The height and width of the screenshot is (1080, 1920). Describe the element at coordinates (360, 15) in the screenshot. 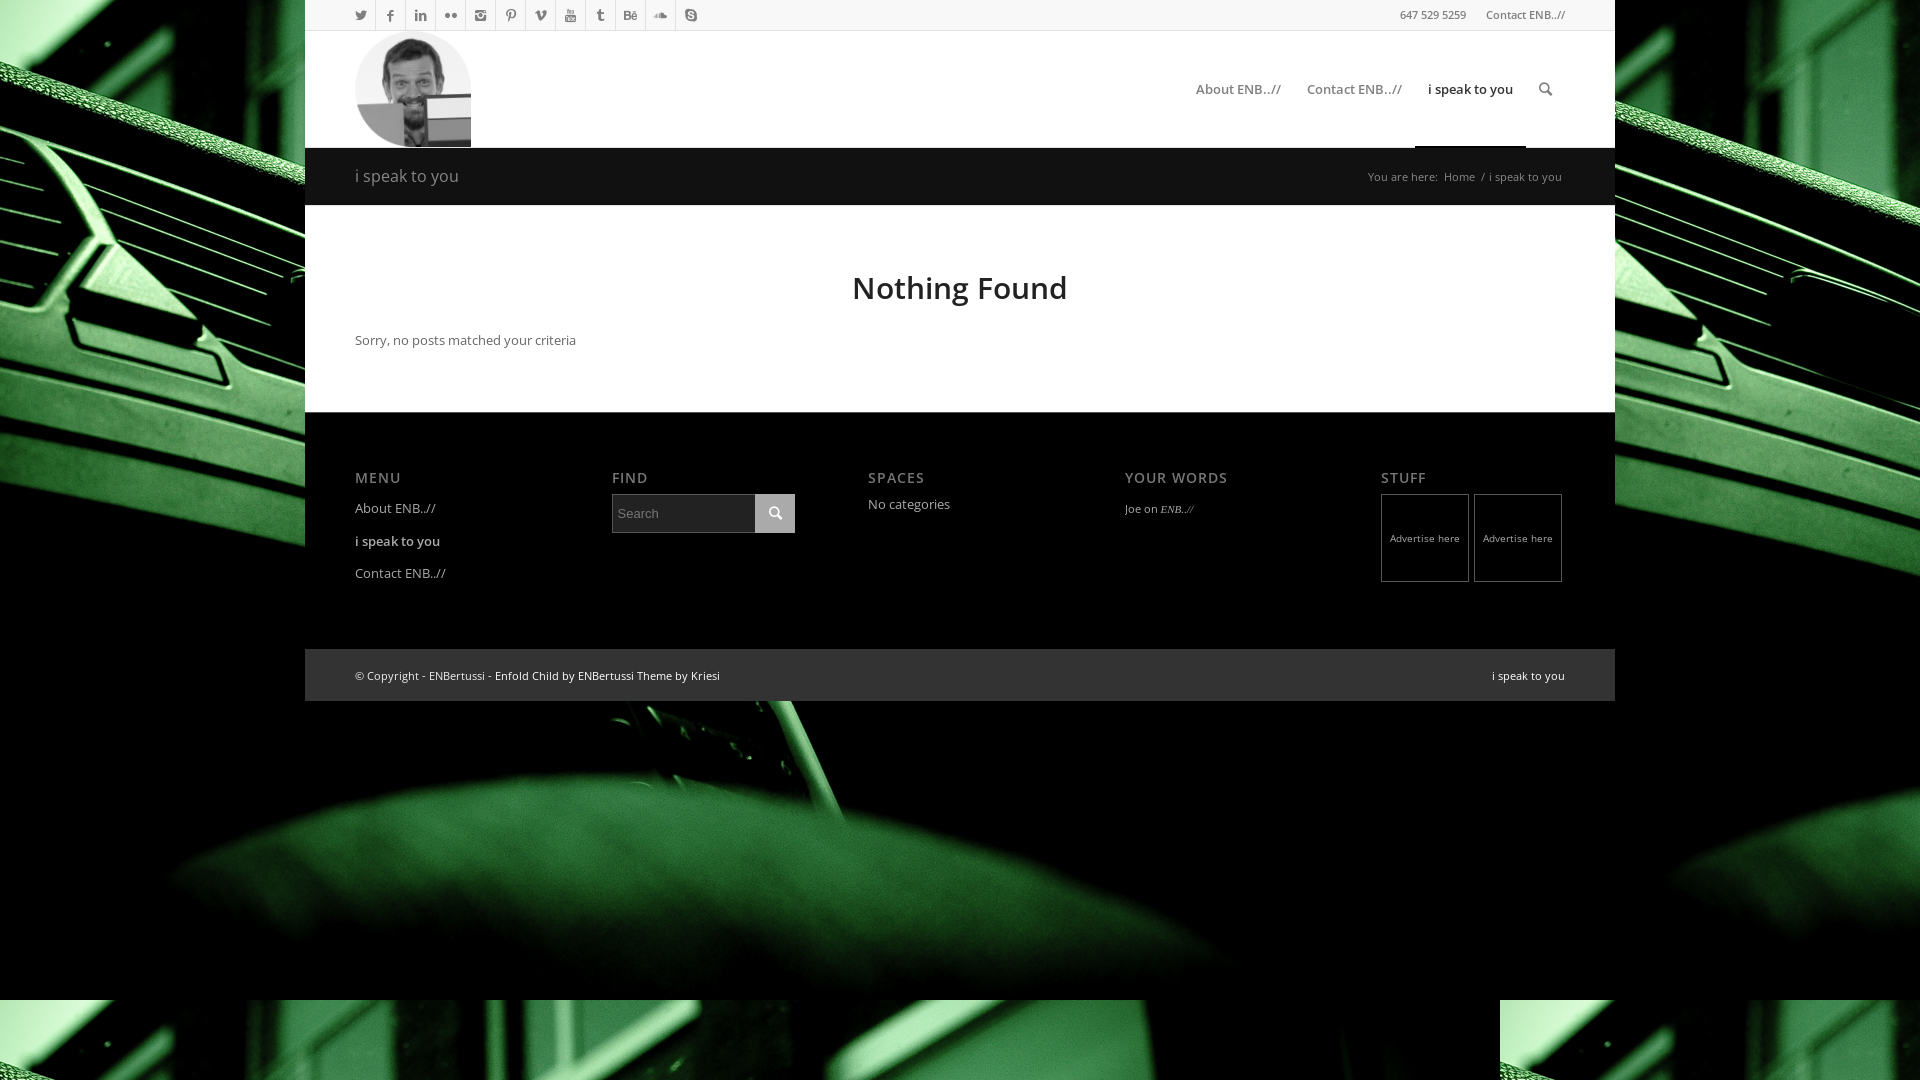

I see `'Twitter'` at that location.